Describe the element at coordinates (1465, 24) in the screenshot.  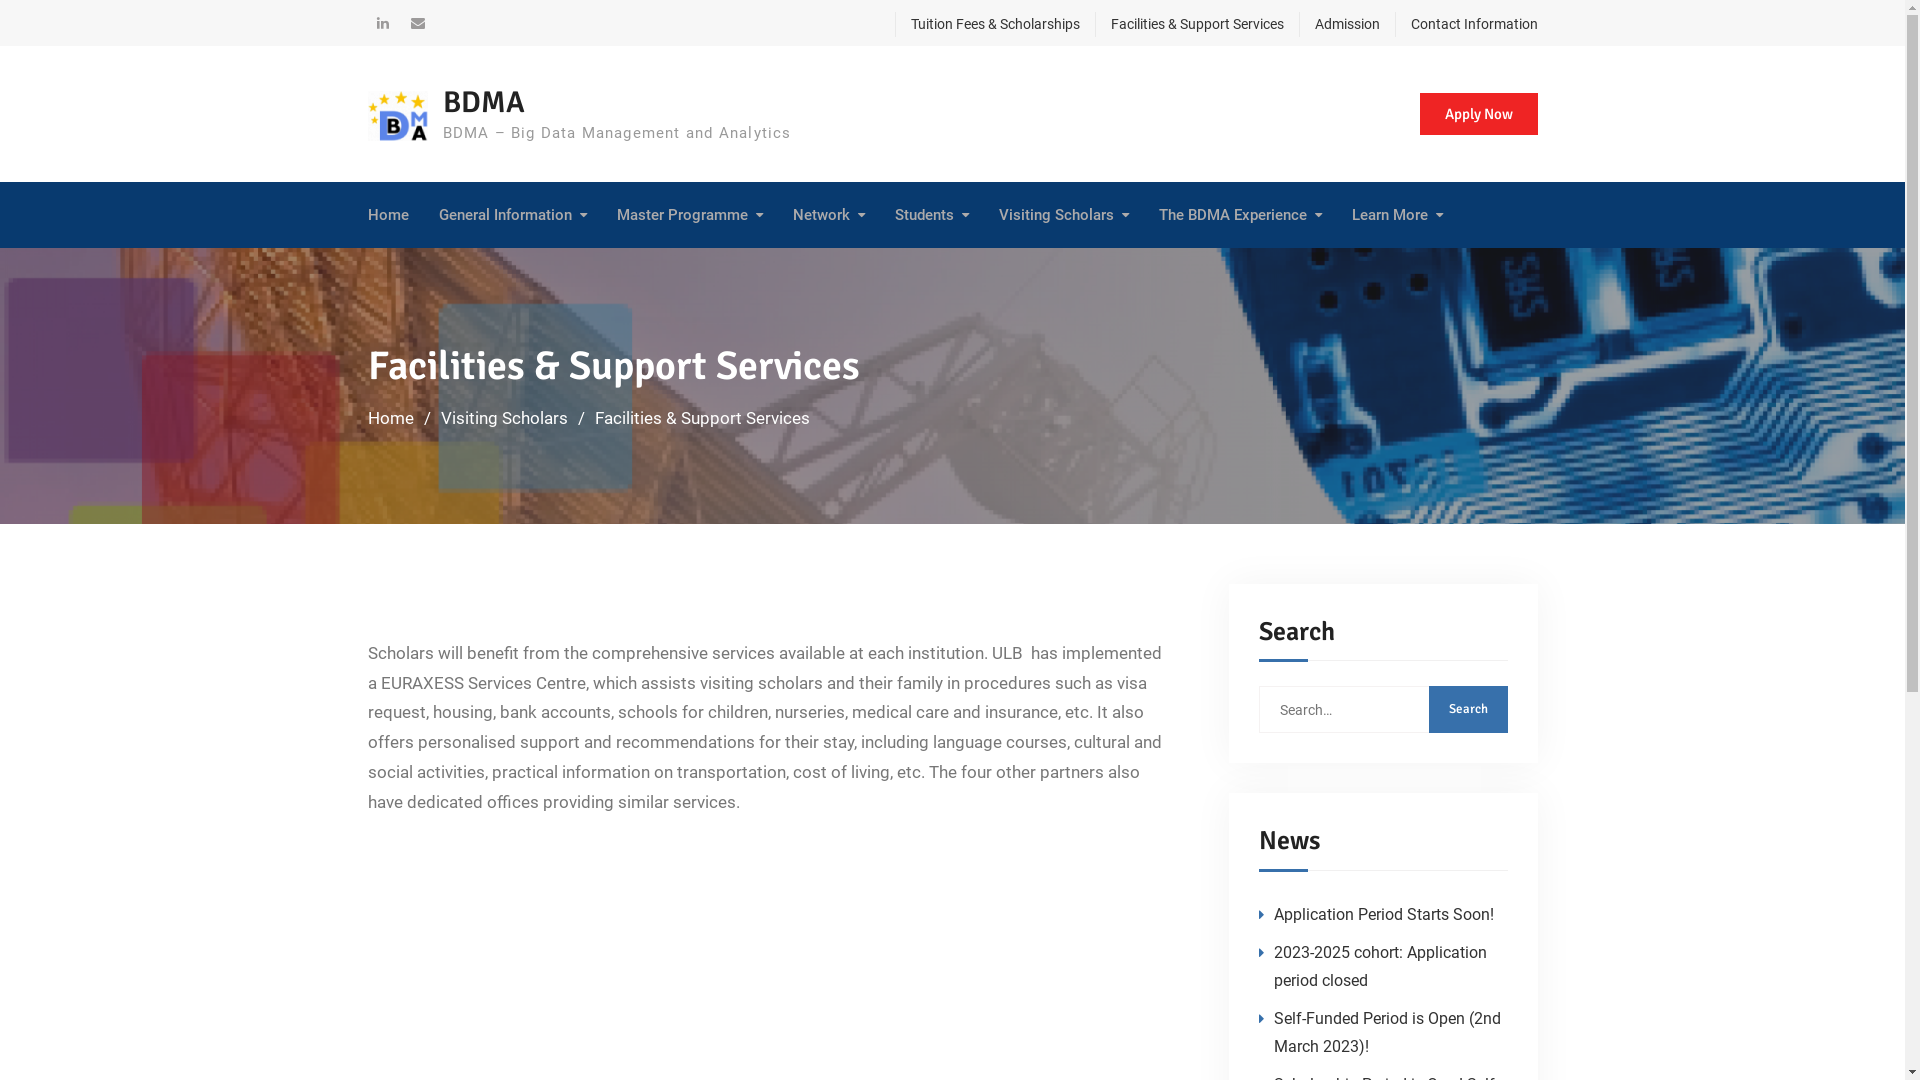
I see `'Contact Information'` at that location.